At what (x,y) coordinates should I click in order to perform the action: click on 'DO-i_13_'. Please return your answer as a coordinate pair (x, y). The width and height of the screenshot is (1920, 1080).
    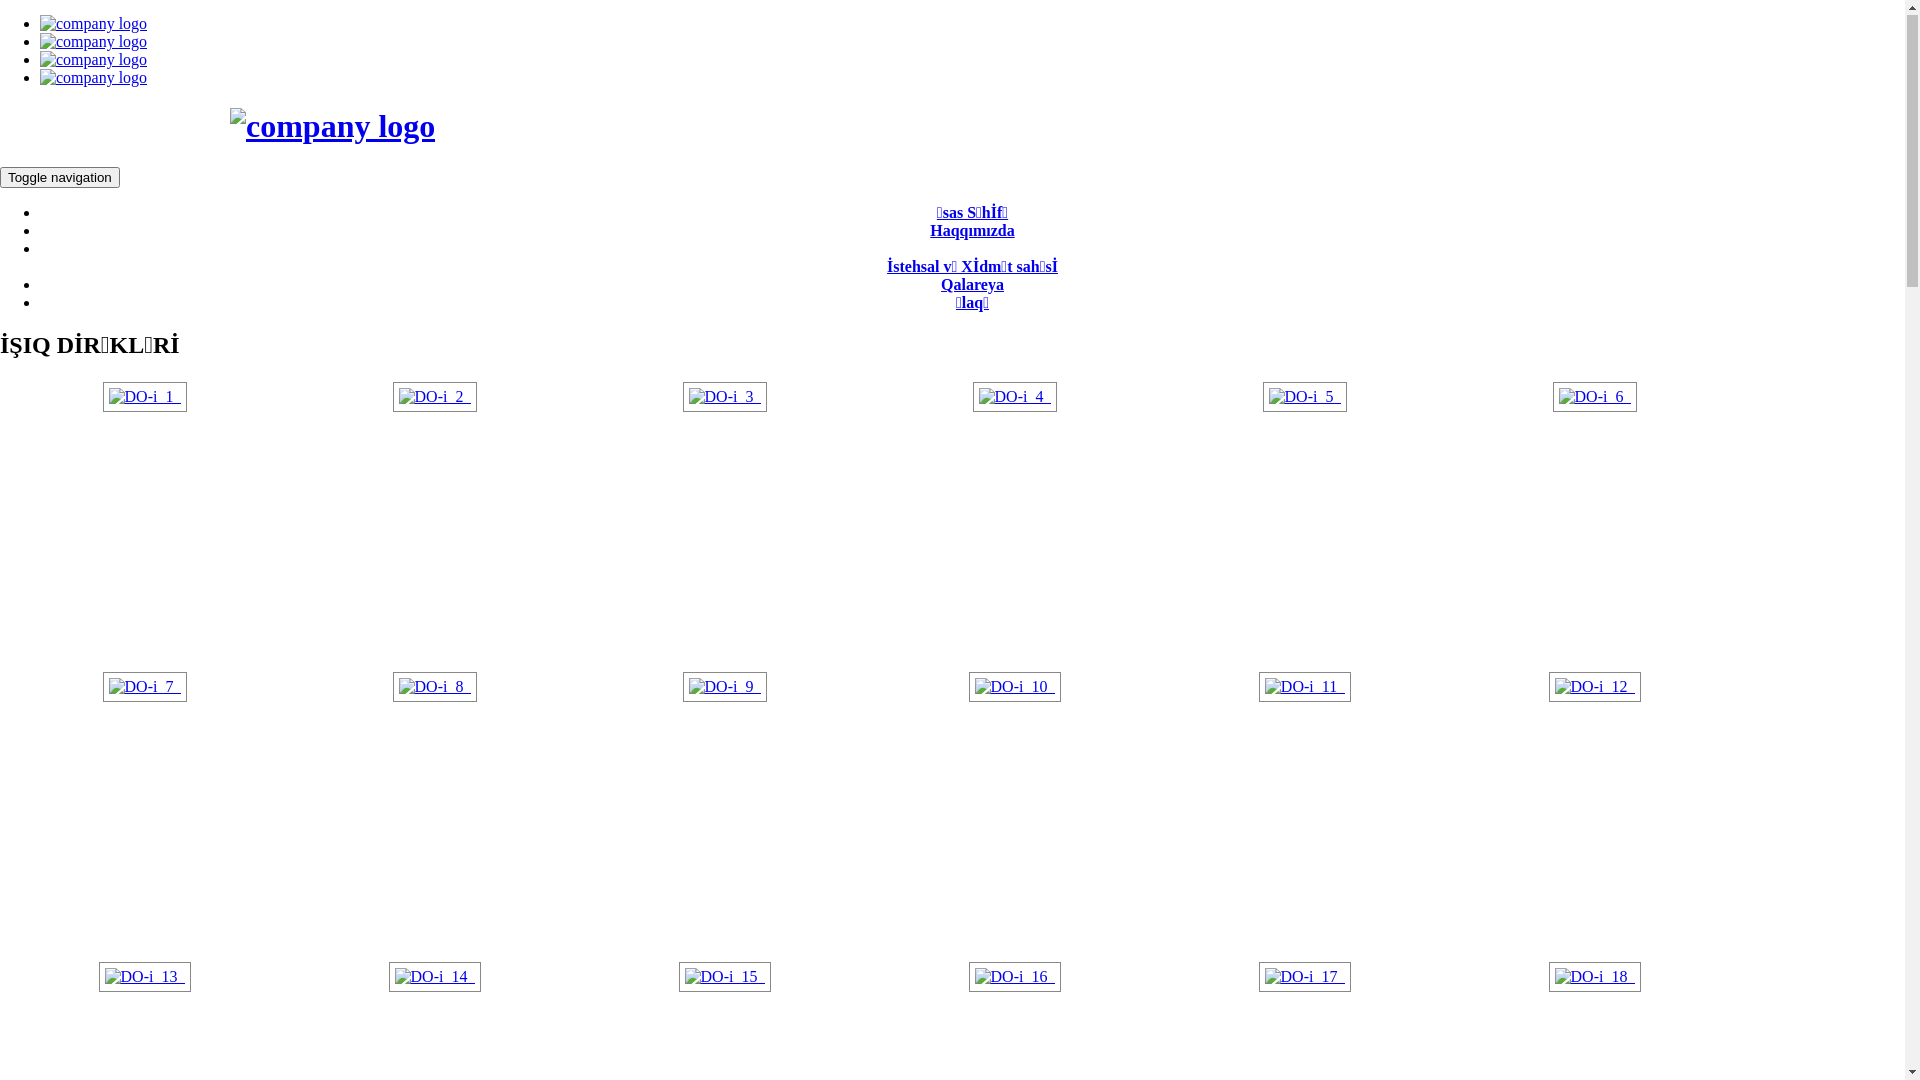
    Looking at the image, I should click on (95, 976).